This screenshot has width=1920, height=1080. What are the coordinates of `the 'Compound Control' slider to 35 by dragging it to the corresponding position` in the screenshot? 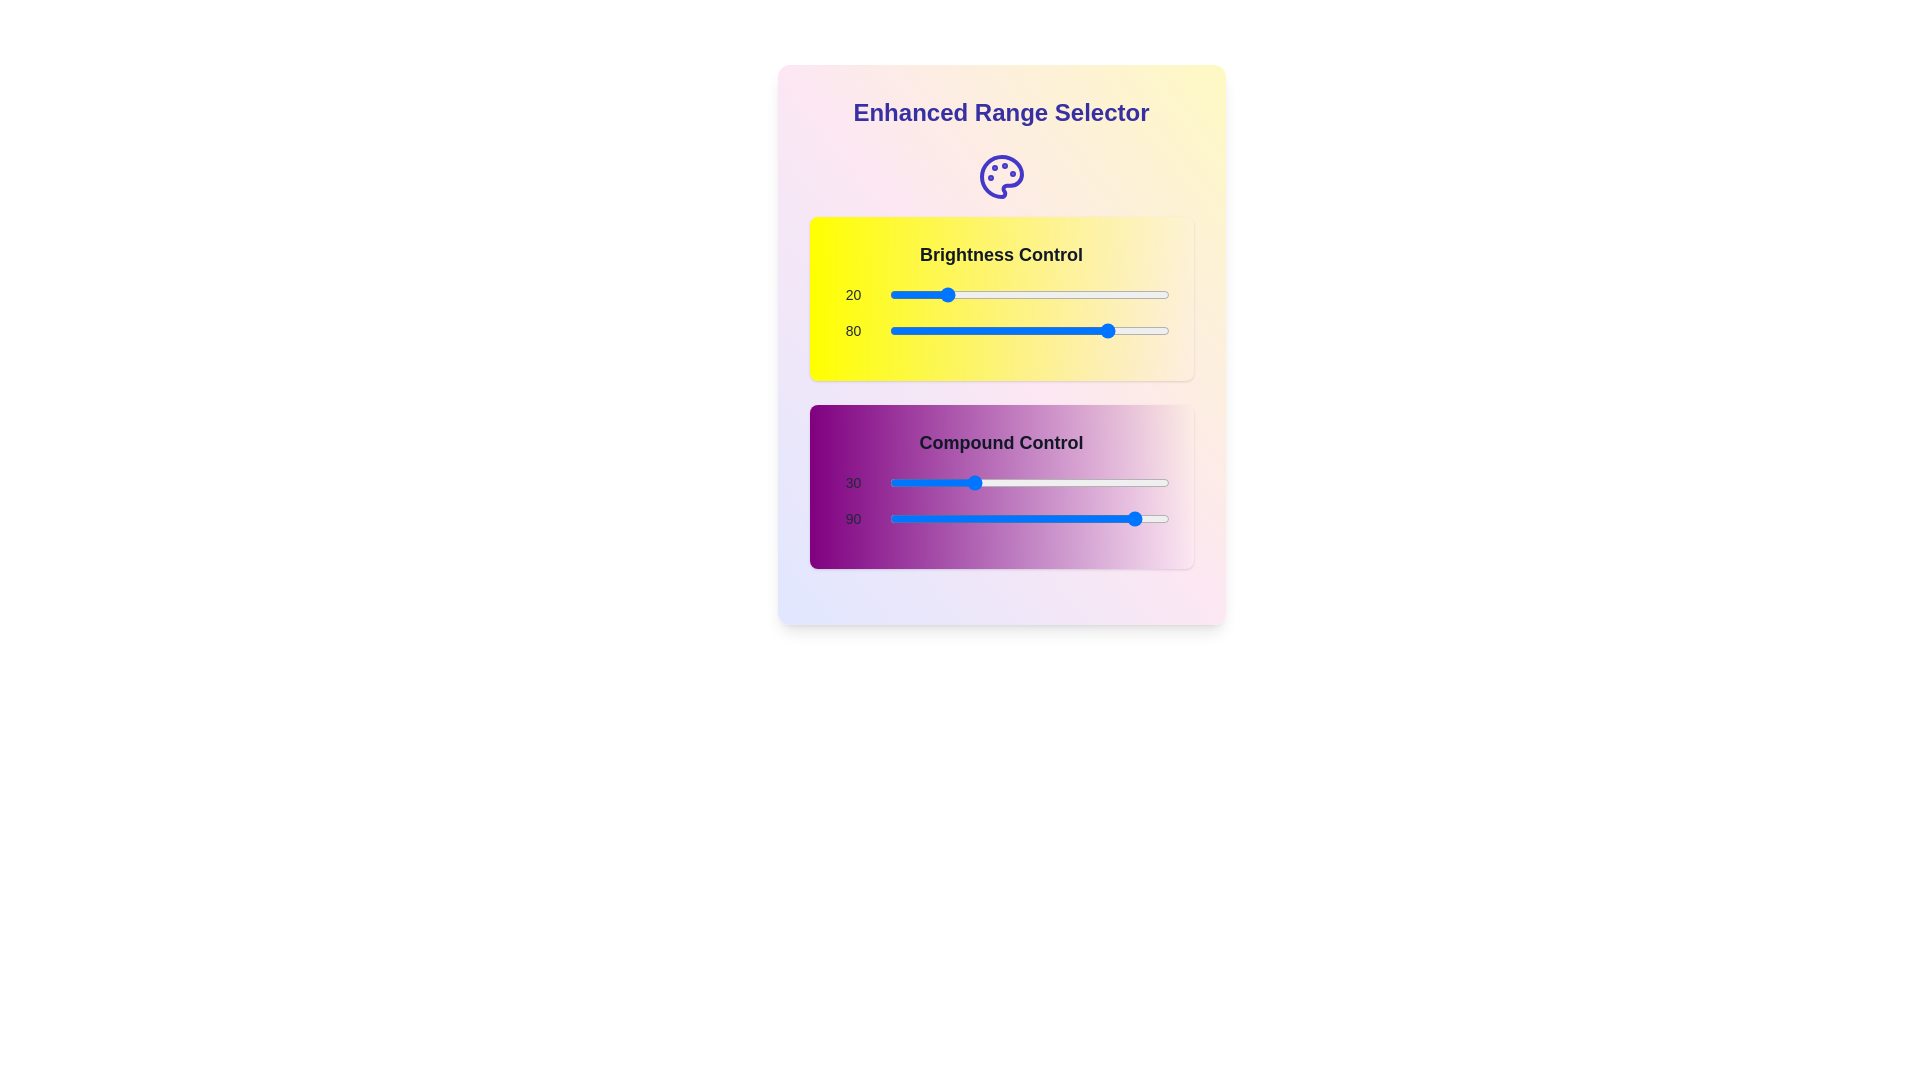 It's located at (985, 482).